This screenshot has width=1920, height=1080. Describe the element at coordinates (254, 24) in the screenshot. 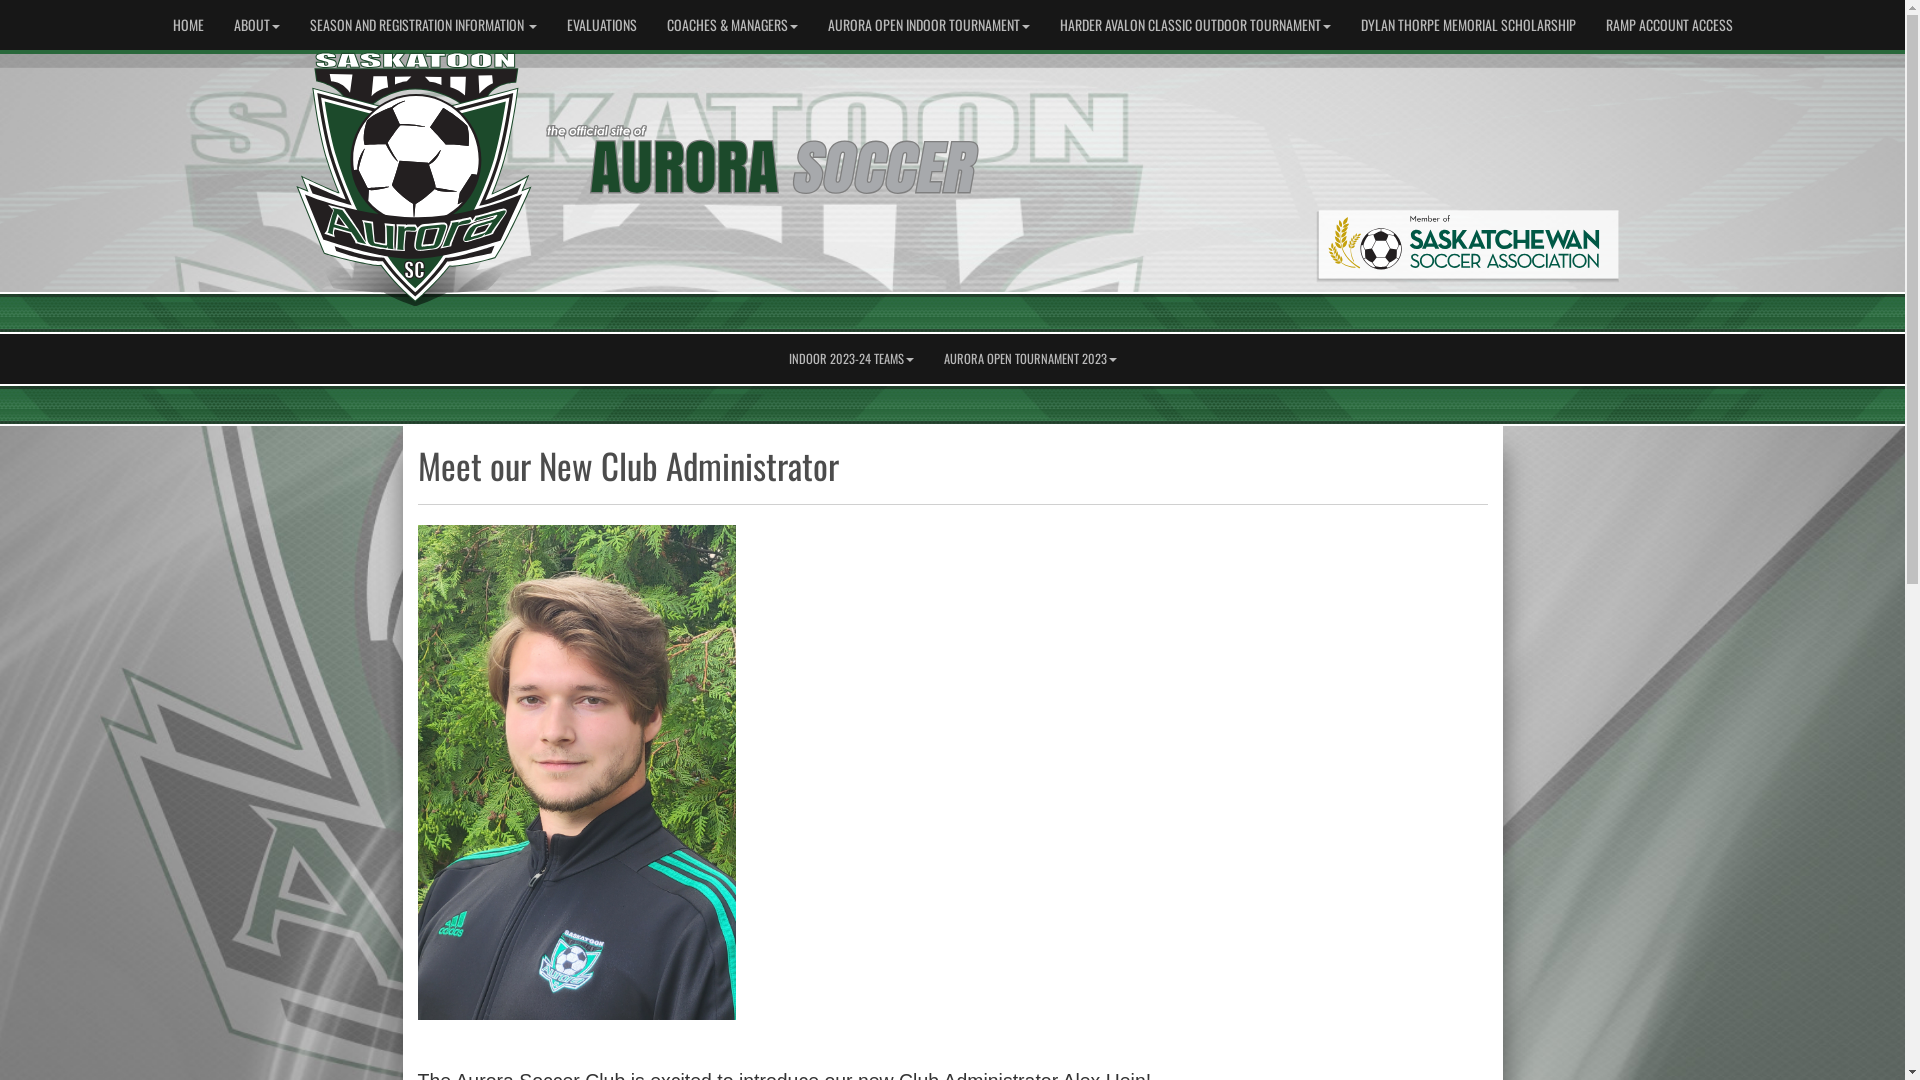

I see `'ABOUT'` at that location.